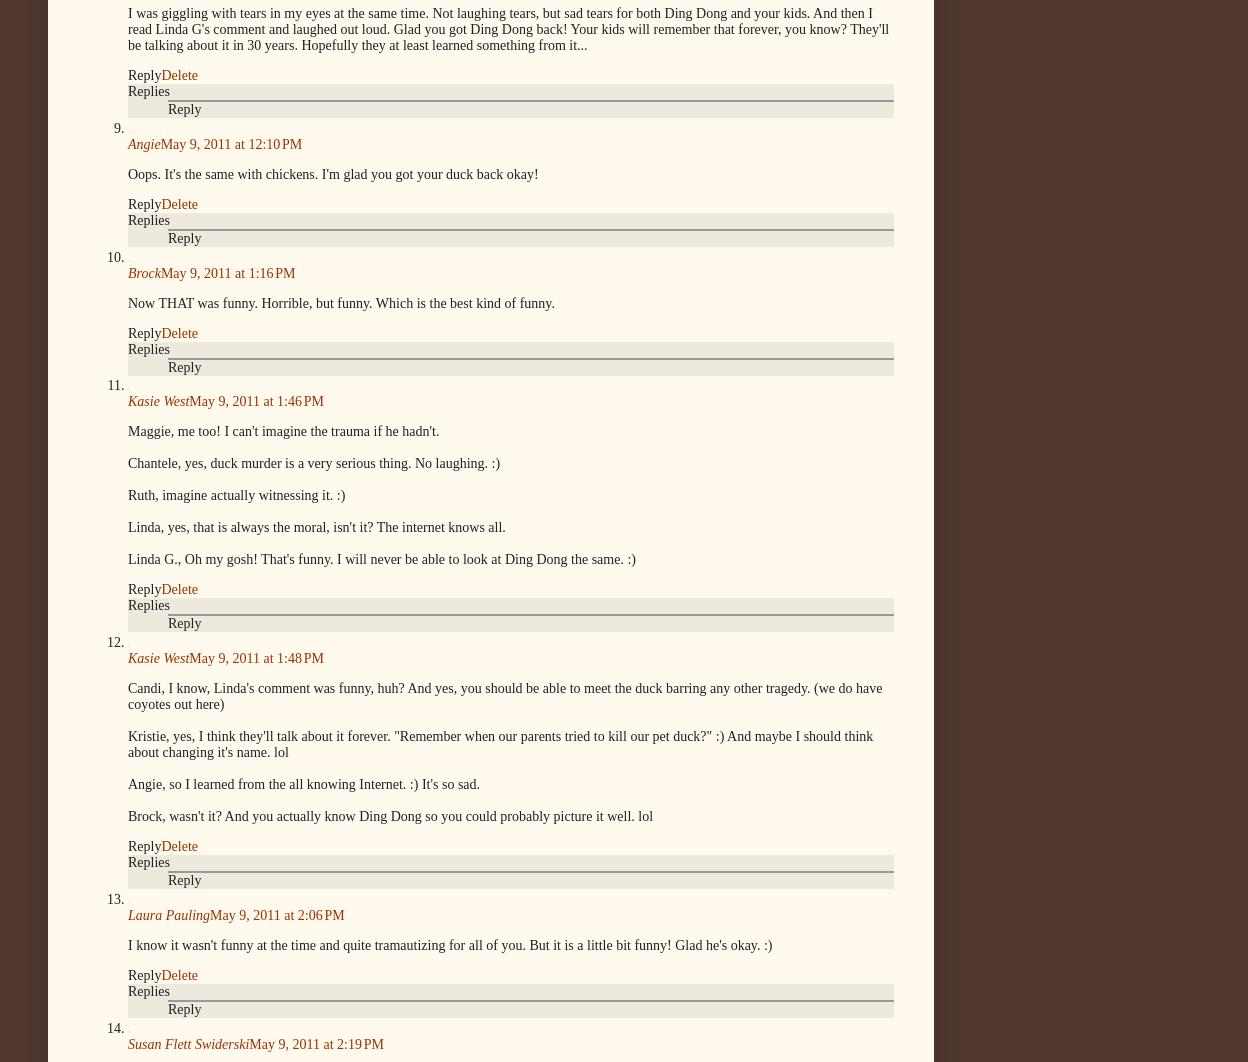  What do you see at coordinates (499, 744) in the screenshot?
I see `'Kristie, yes, I think they'll talk about it forever. "Remember when our parents tried to kill our pet duck?" :) And maybe I should think about changing it's name. lol'` at bounding box center [499, 744].